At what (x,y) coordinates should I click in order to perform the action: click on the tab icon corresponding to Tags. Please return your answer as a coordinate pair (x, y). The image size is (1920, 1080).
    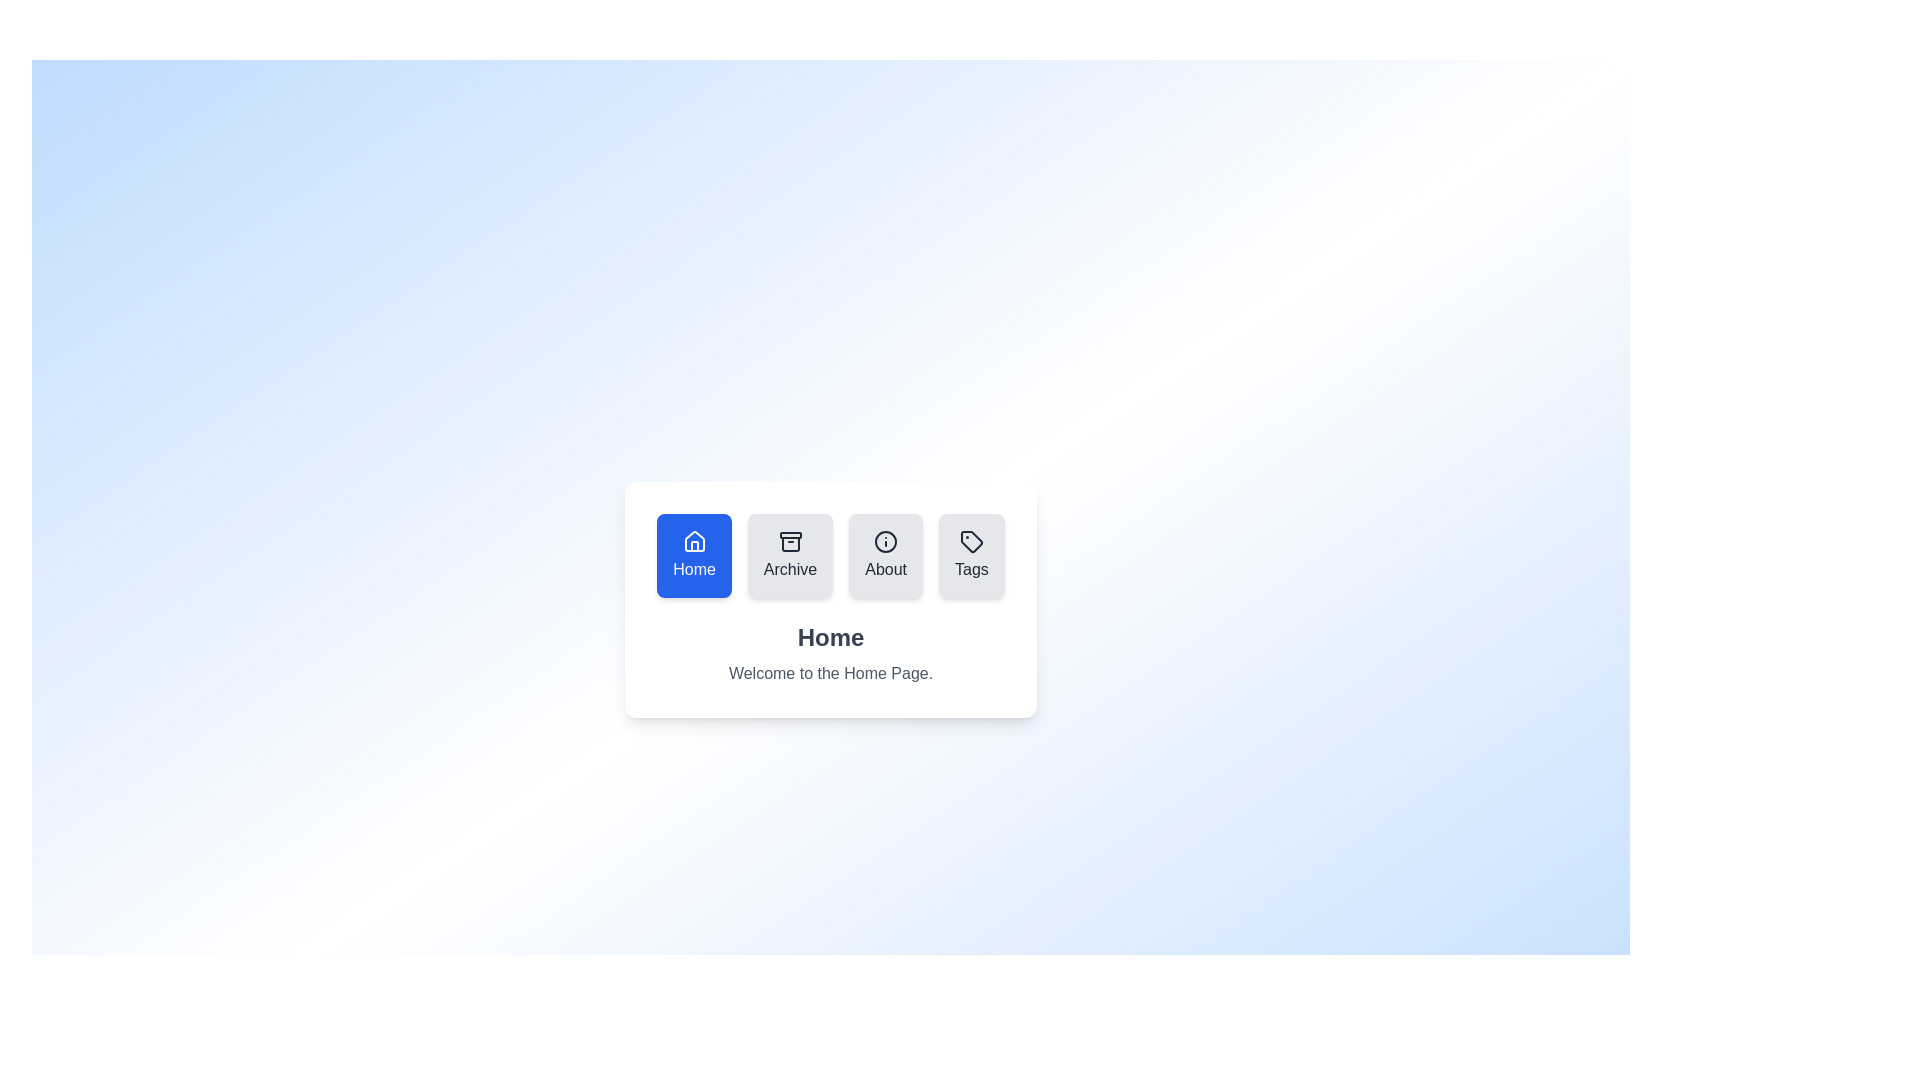
    Looking at the image, I should click on (971, 555).